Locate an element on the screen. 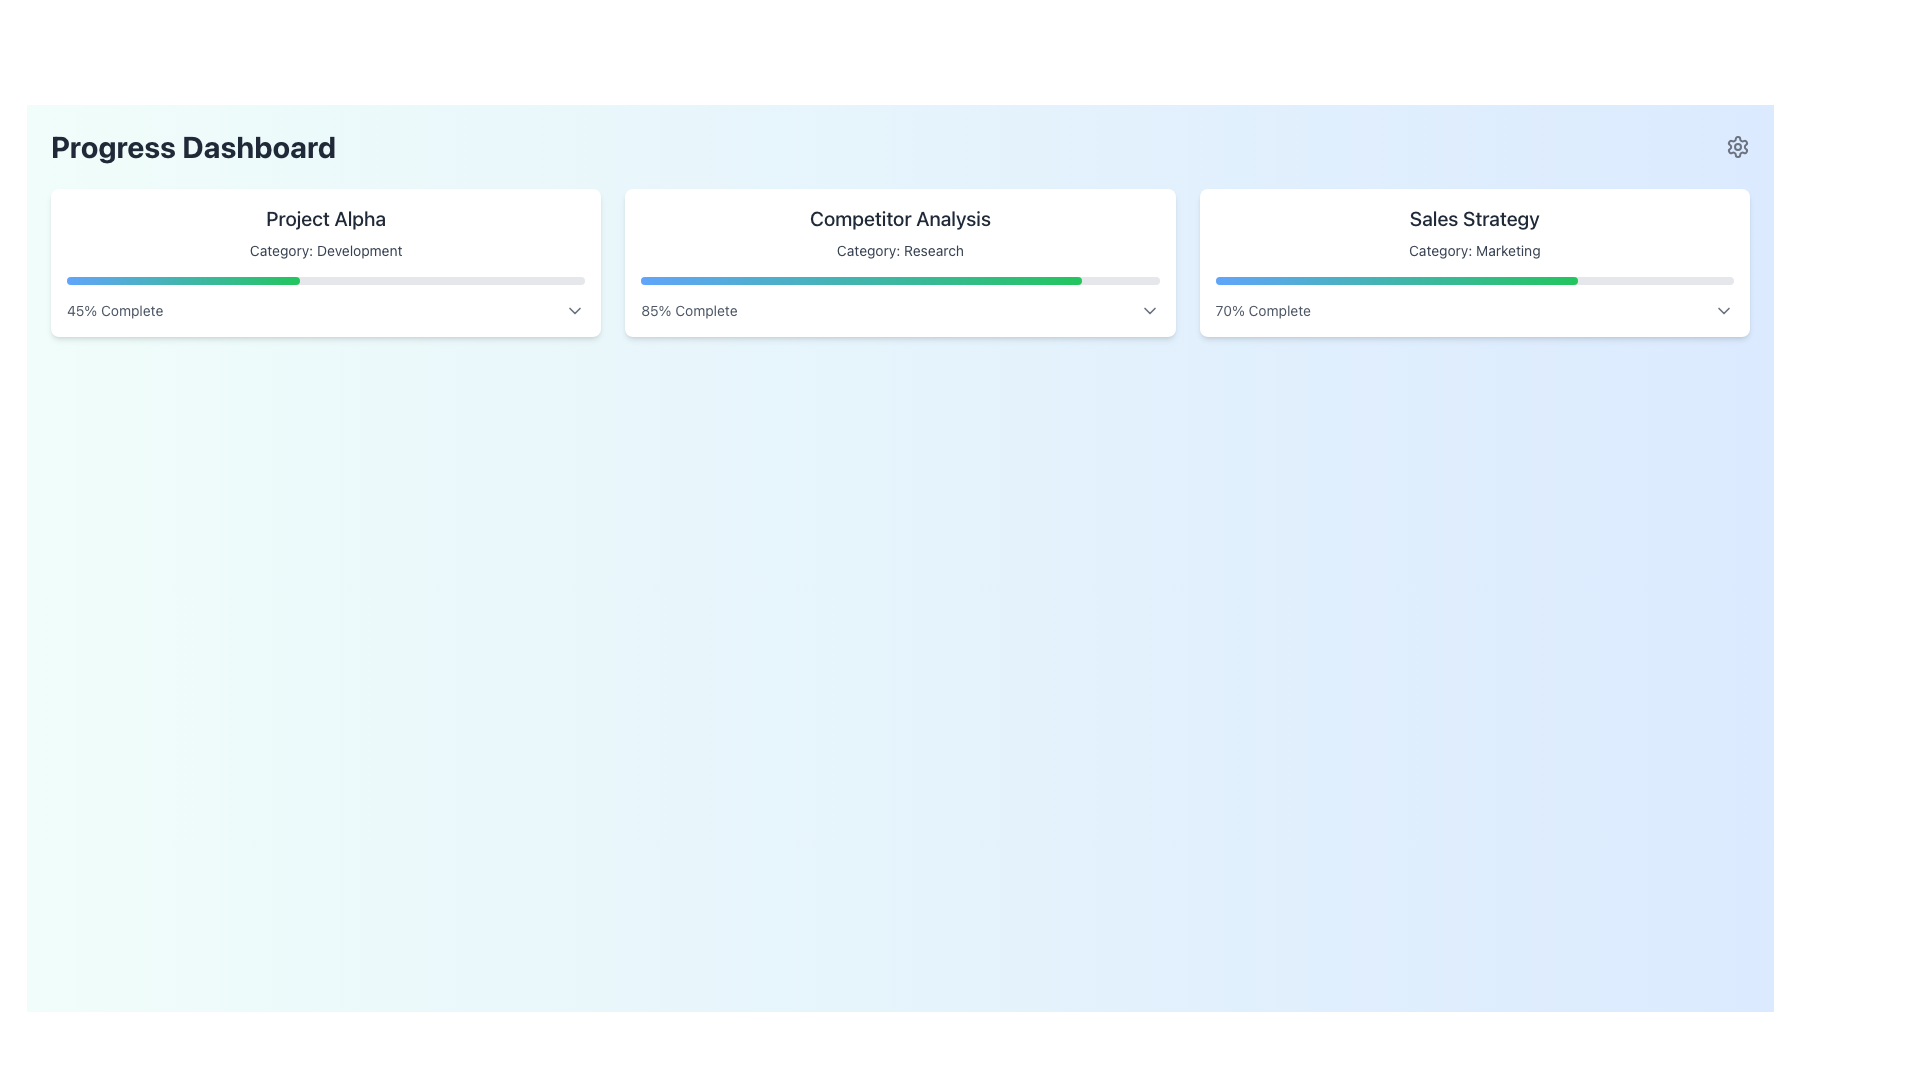  the text indicating the project completion percentage located at the lower left of the 'Project Alpha' card in the Progress Dashboard, directly beneath the progress bar is located at coordinates (114, 311).